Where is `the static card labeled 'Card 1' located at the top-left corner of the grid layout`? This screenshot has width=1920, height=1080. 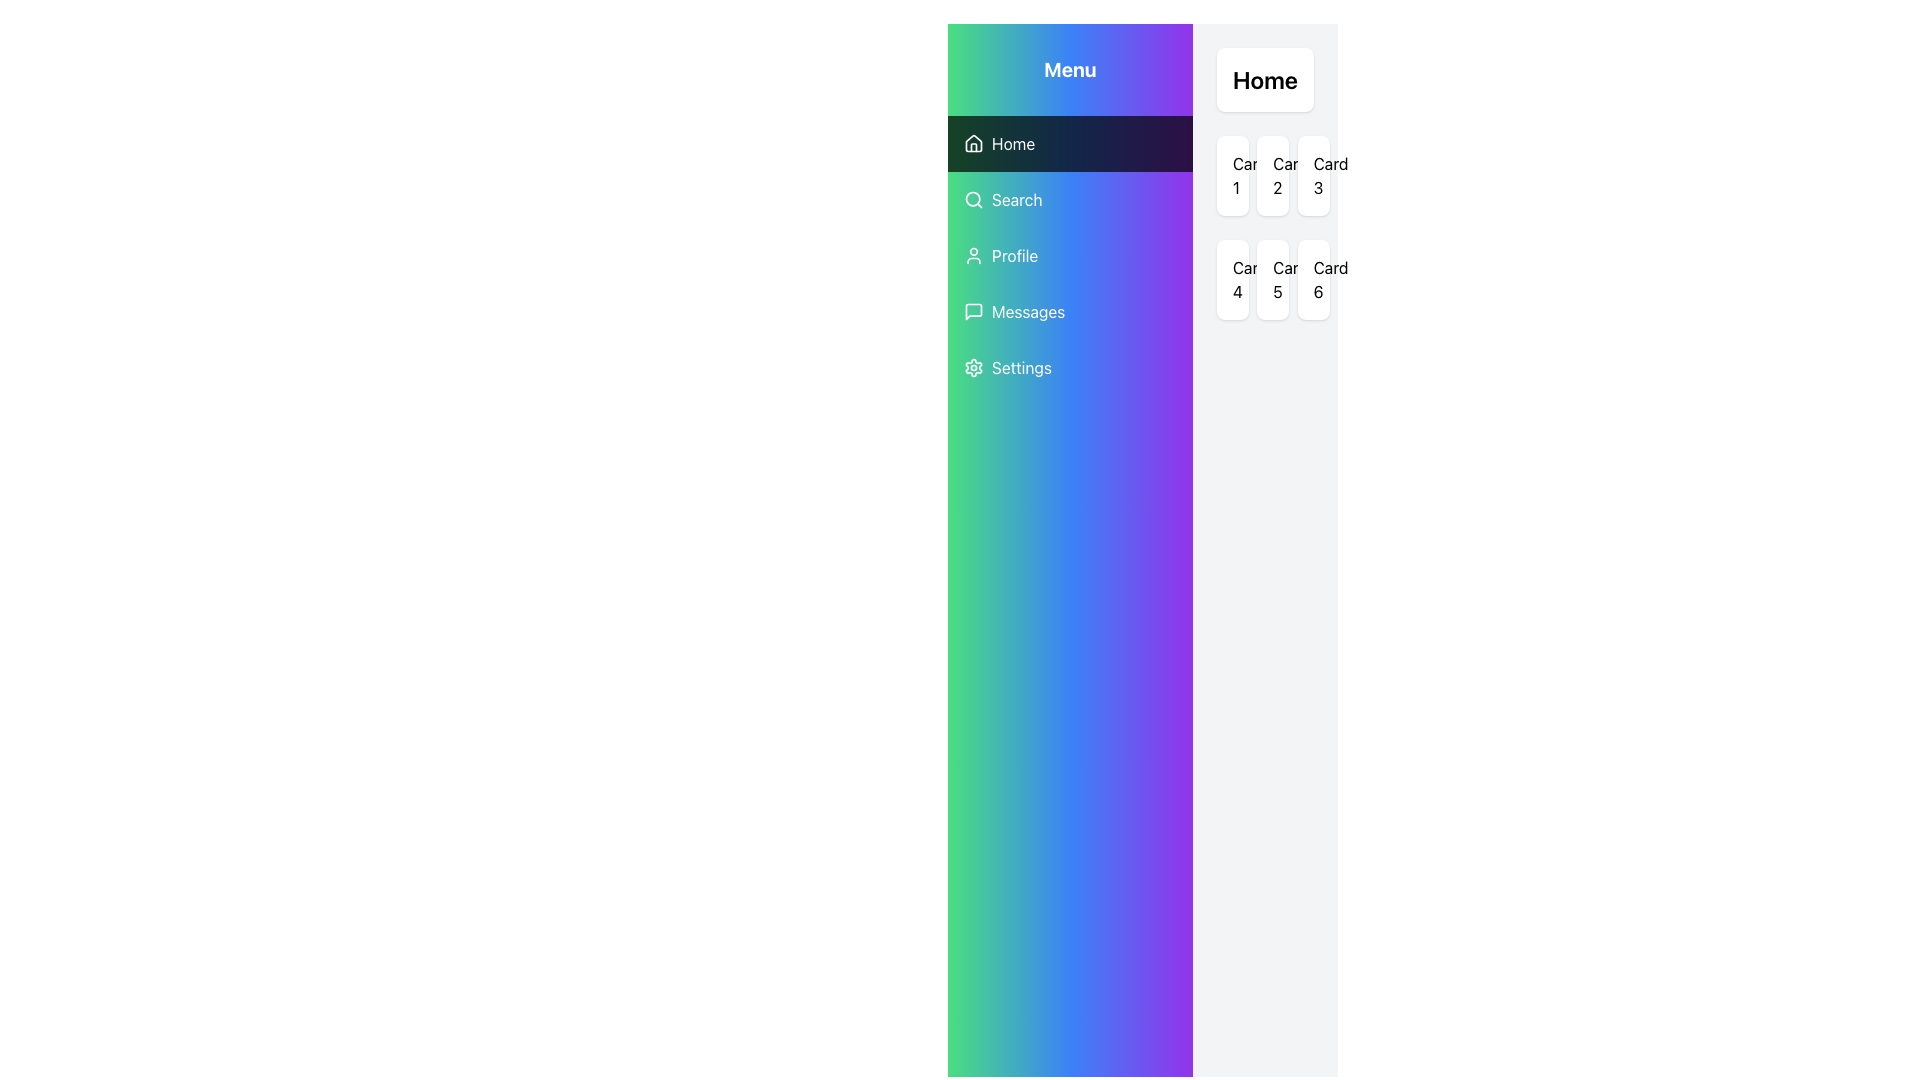 the static card labeled 'Card 1' located at the top-left corner of the grid layout is located at coordinates (1231, 175).